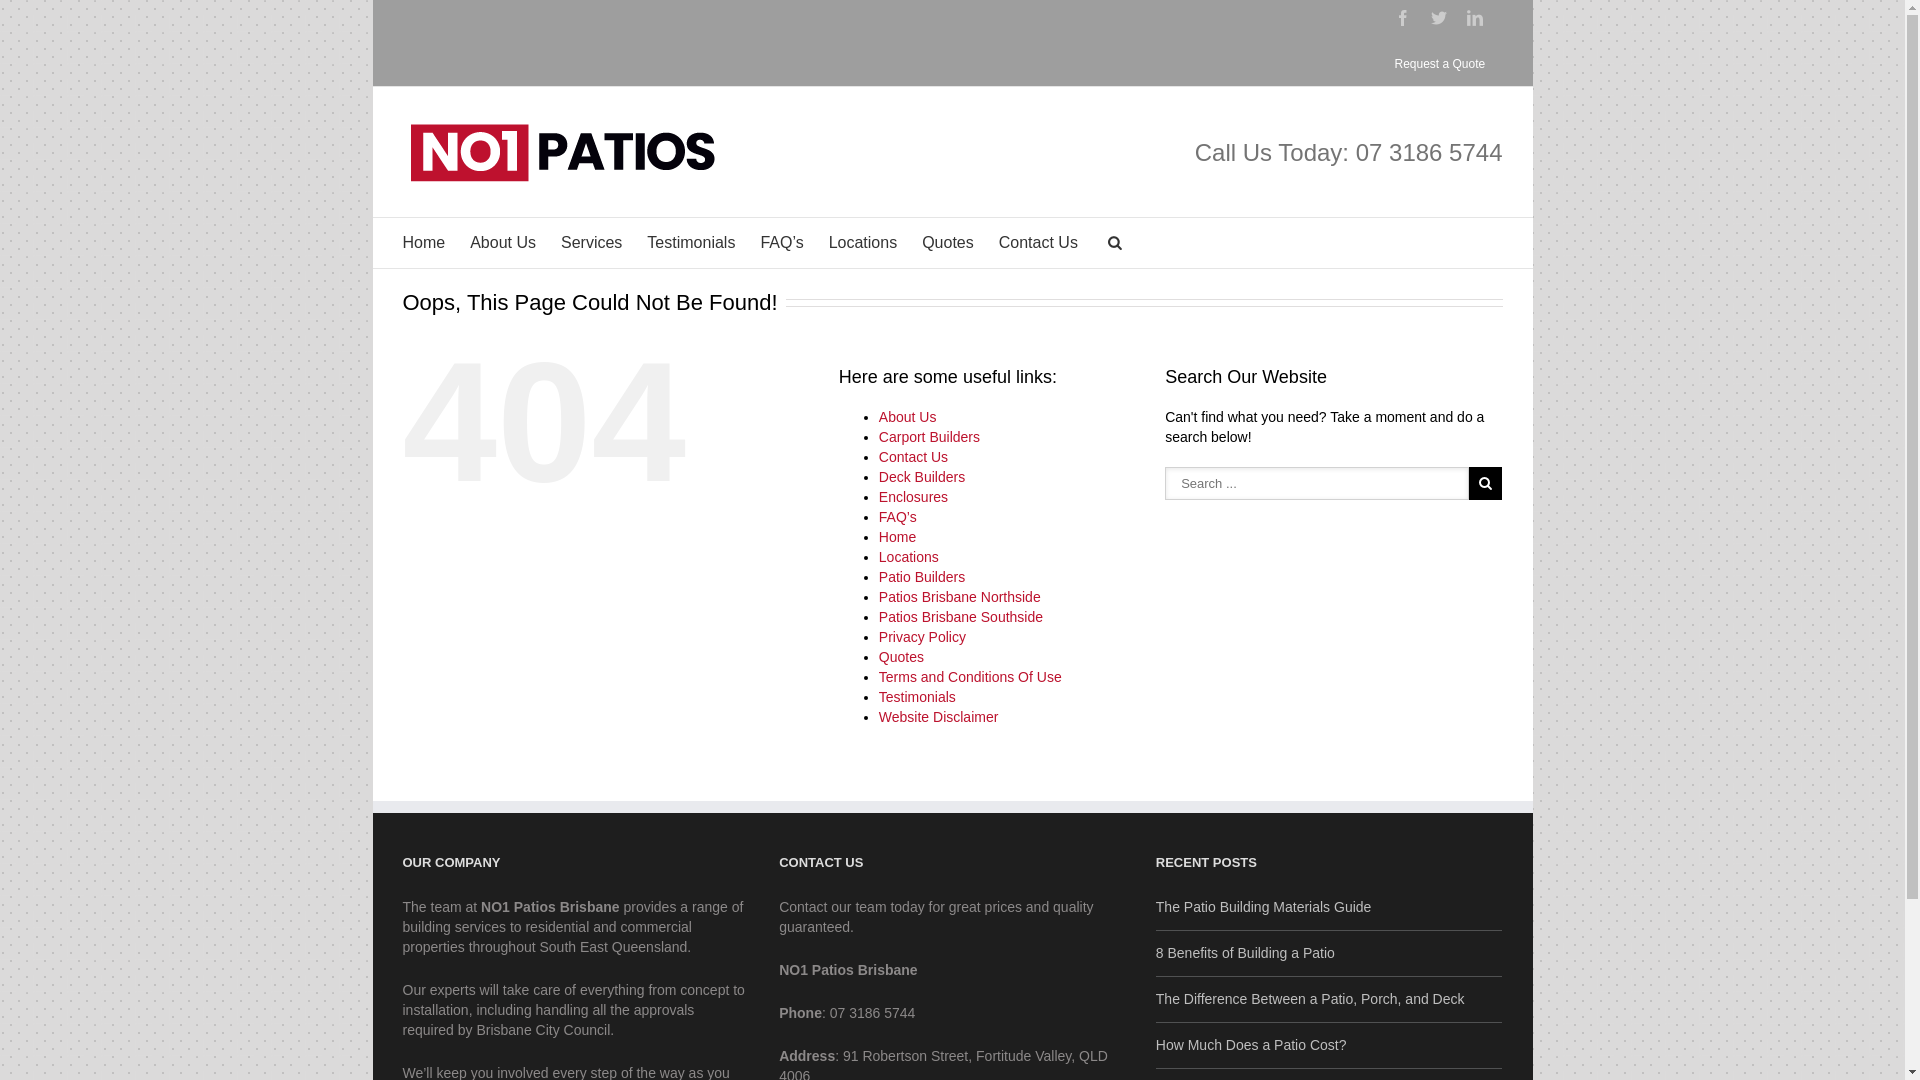 This screenshot has height=1080, width=1920. What do you see at coordinates (503, 242) in the screenshot?
I see `'About Us'` at bounding box center [503, 242].